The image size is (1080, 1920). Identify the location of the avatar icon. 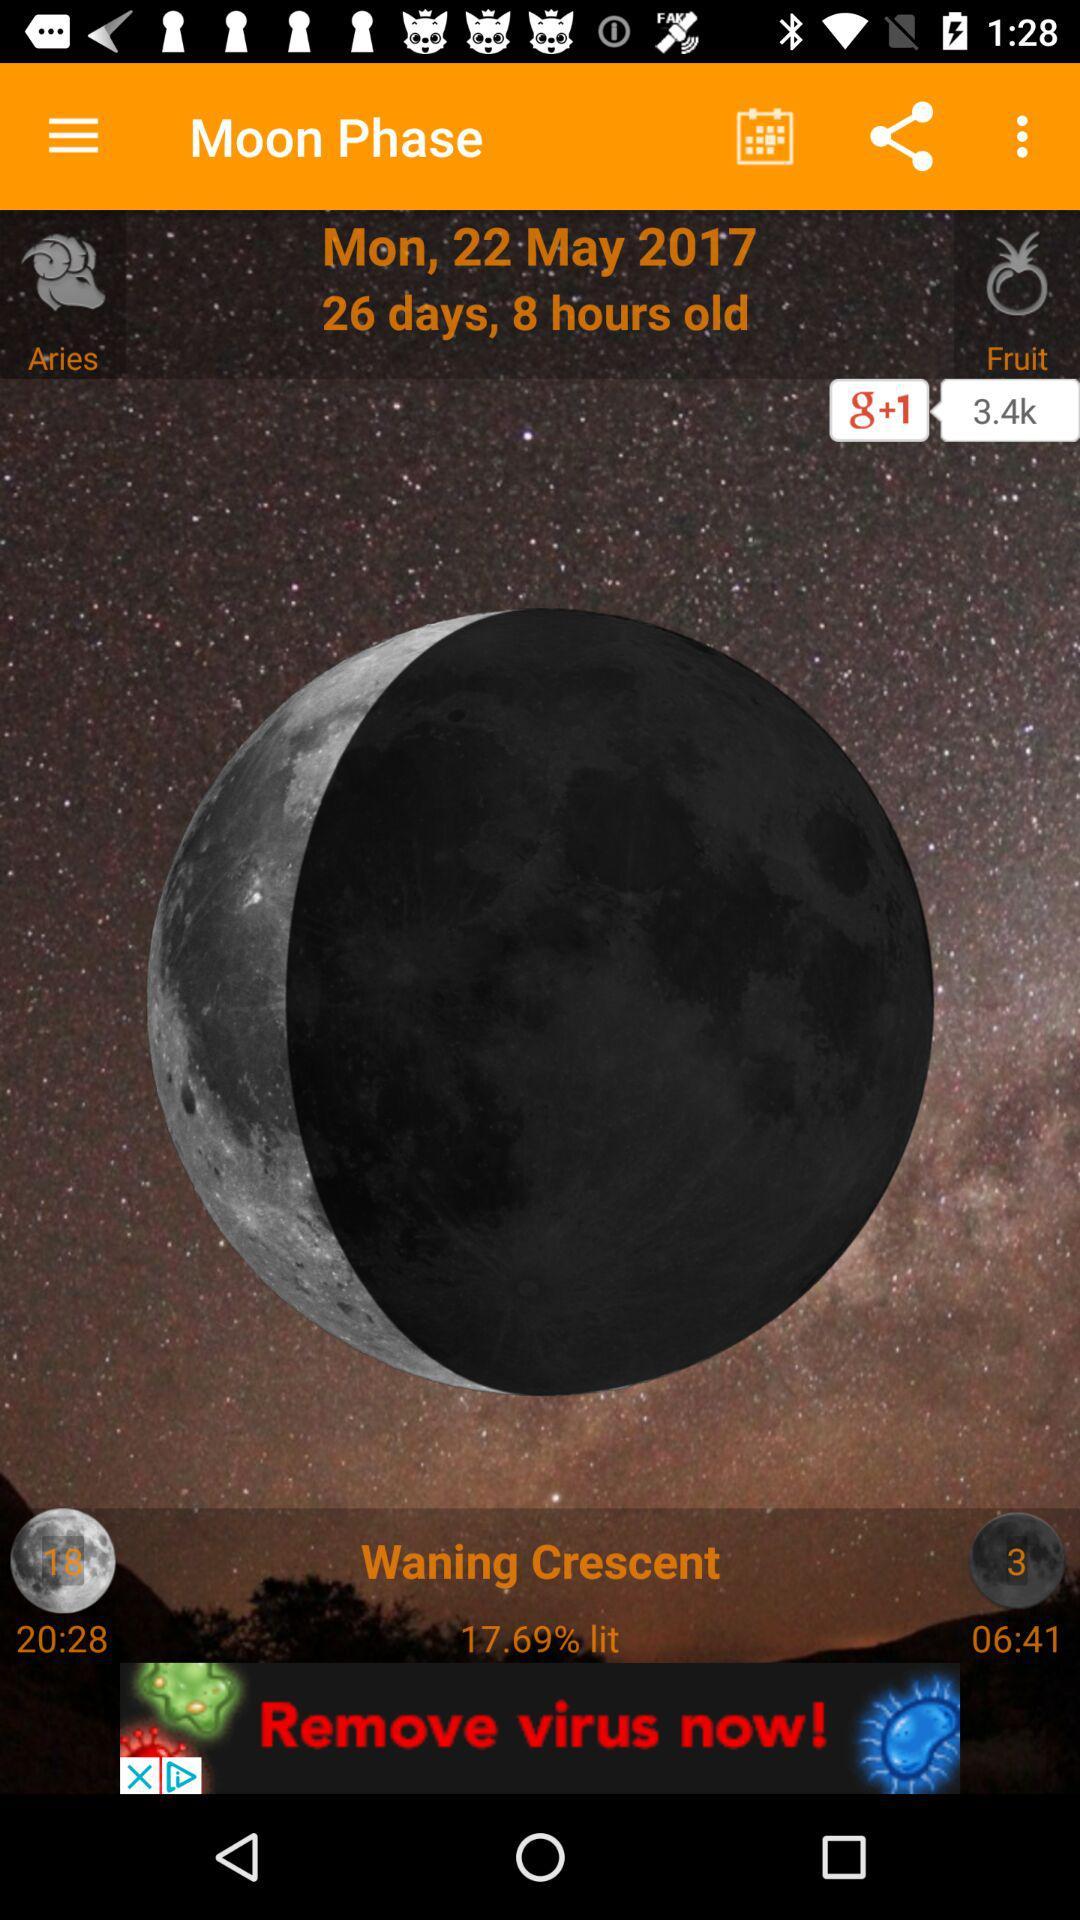
(61, 1559).